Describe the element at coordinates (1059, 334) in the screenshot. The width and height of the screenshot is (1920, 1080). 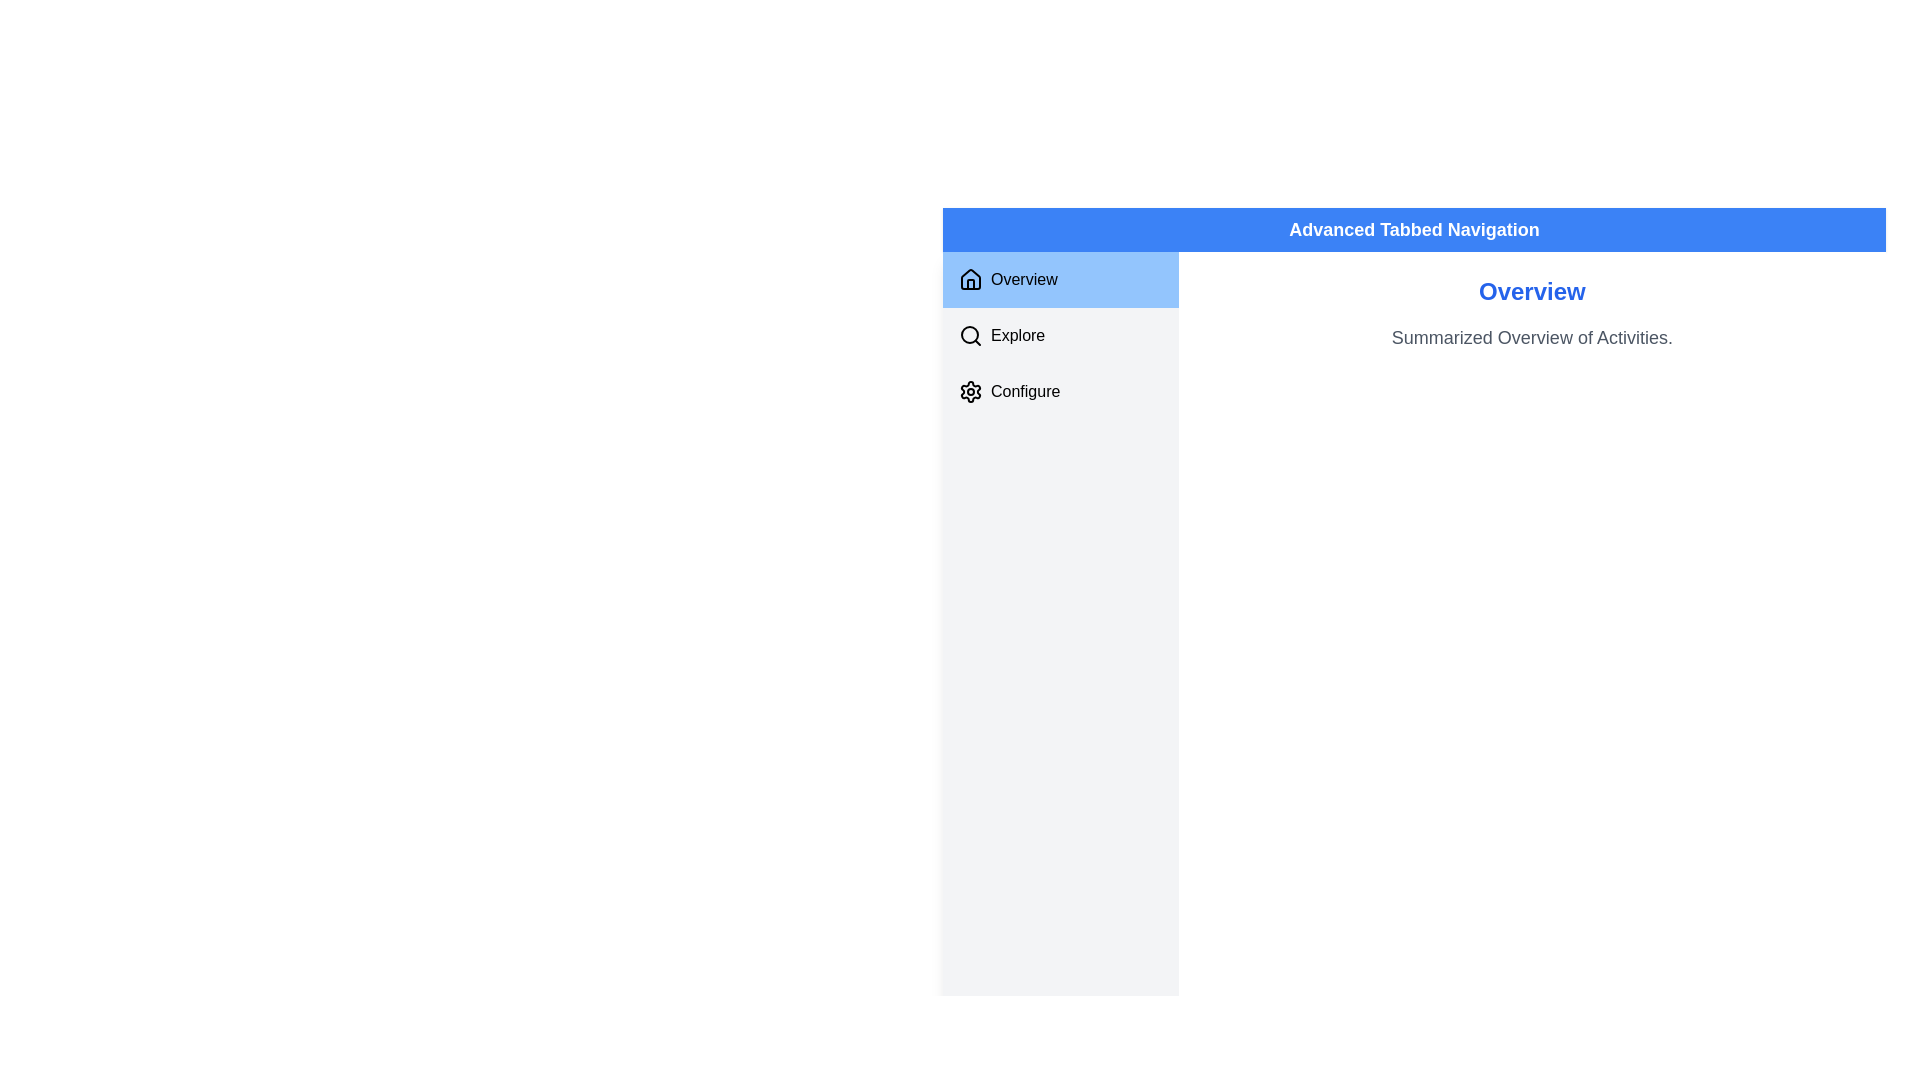
I see `the 'Explore' button located in the vertical navigation list of the sidebar panel to change its background color` at that location.